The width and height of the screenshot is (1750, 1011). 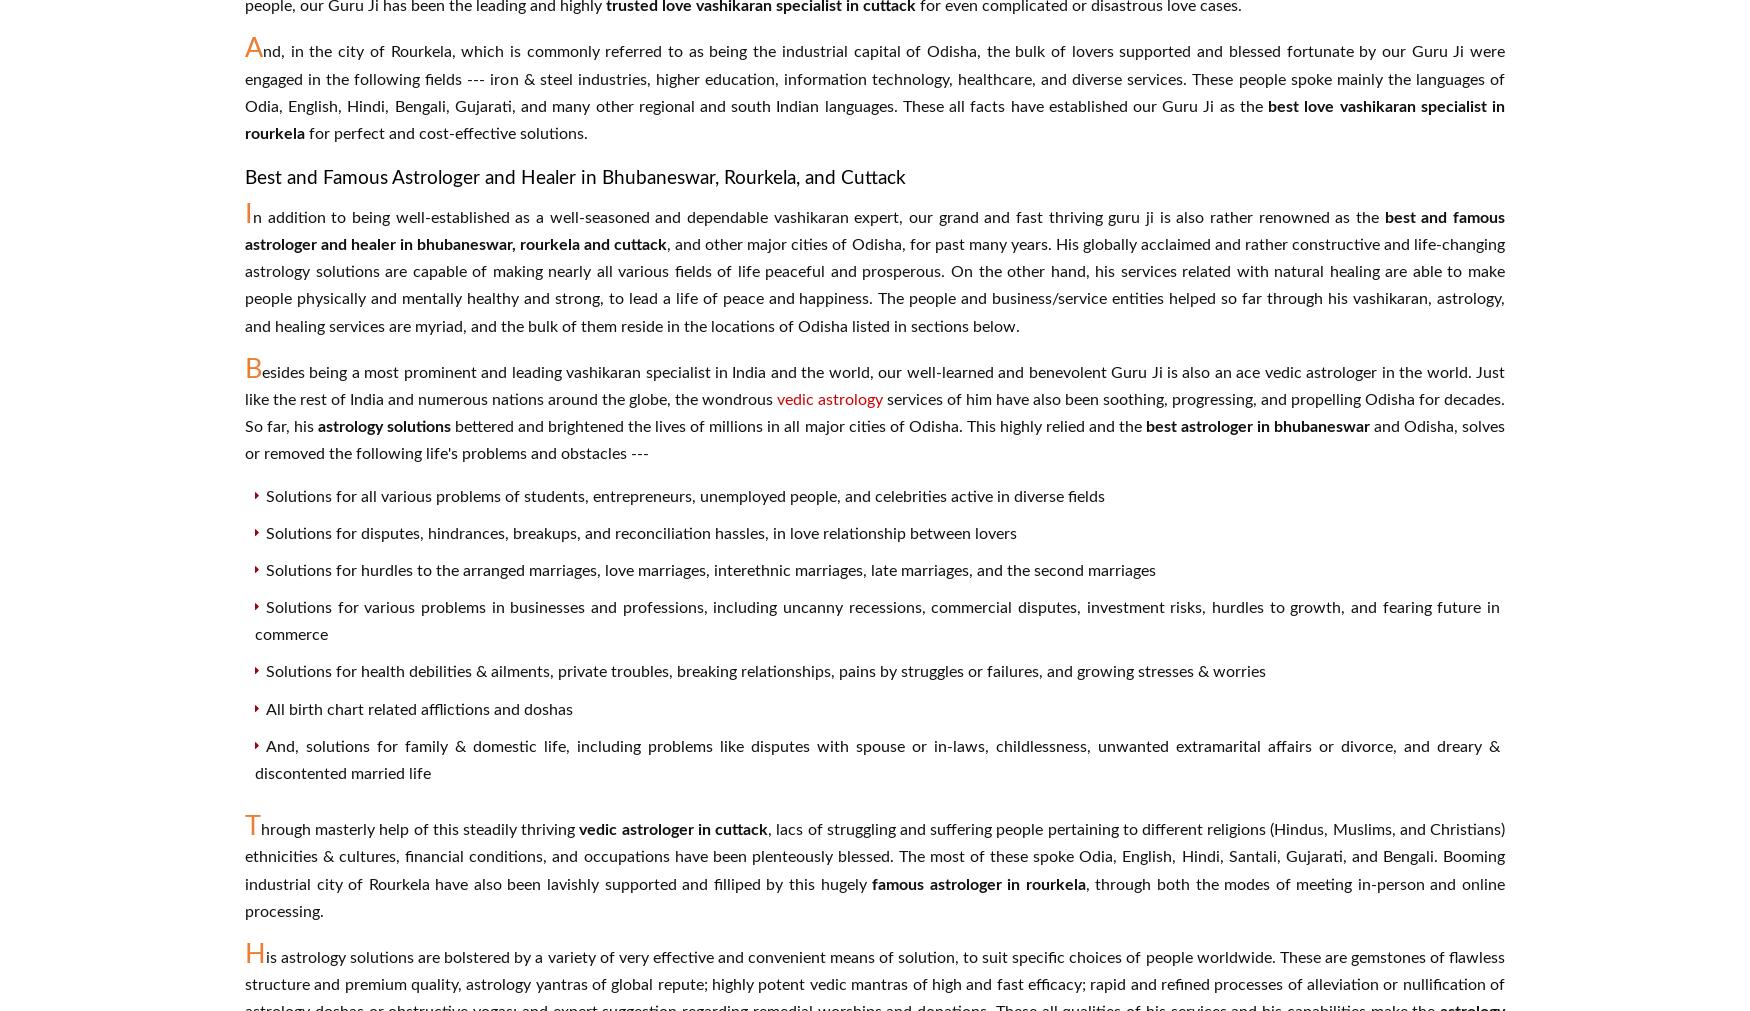 I want to click on 'astrology solutions', so click(x=383, y=426).